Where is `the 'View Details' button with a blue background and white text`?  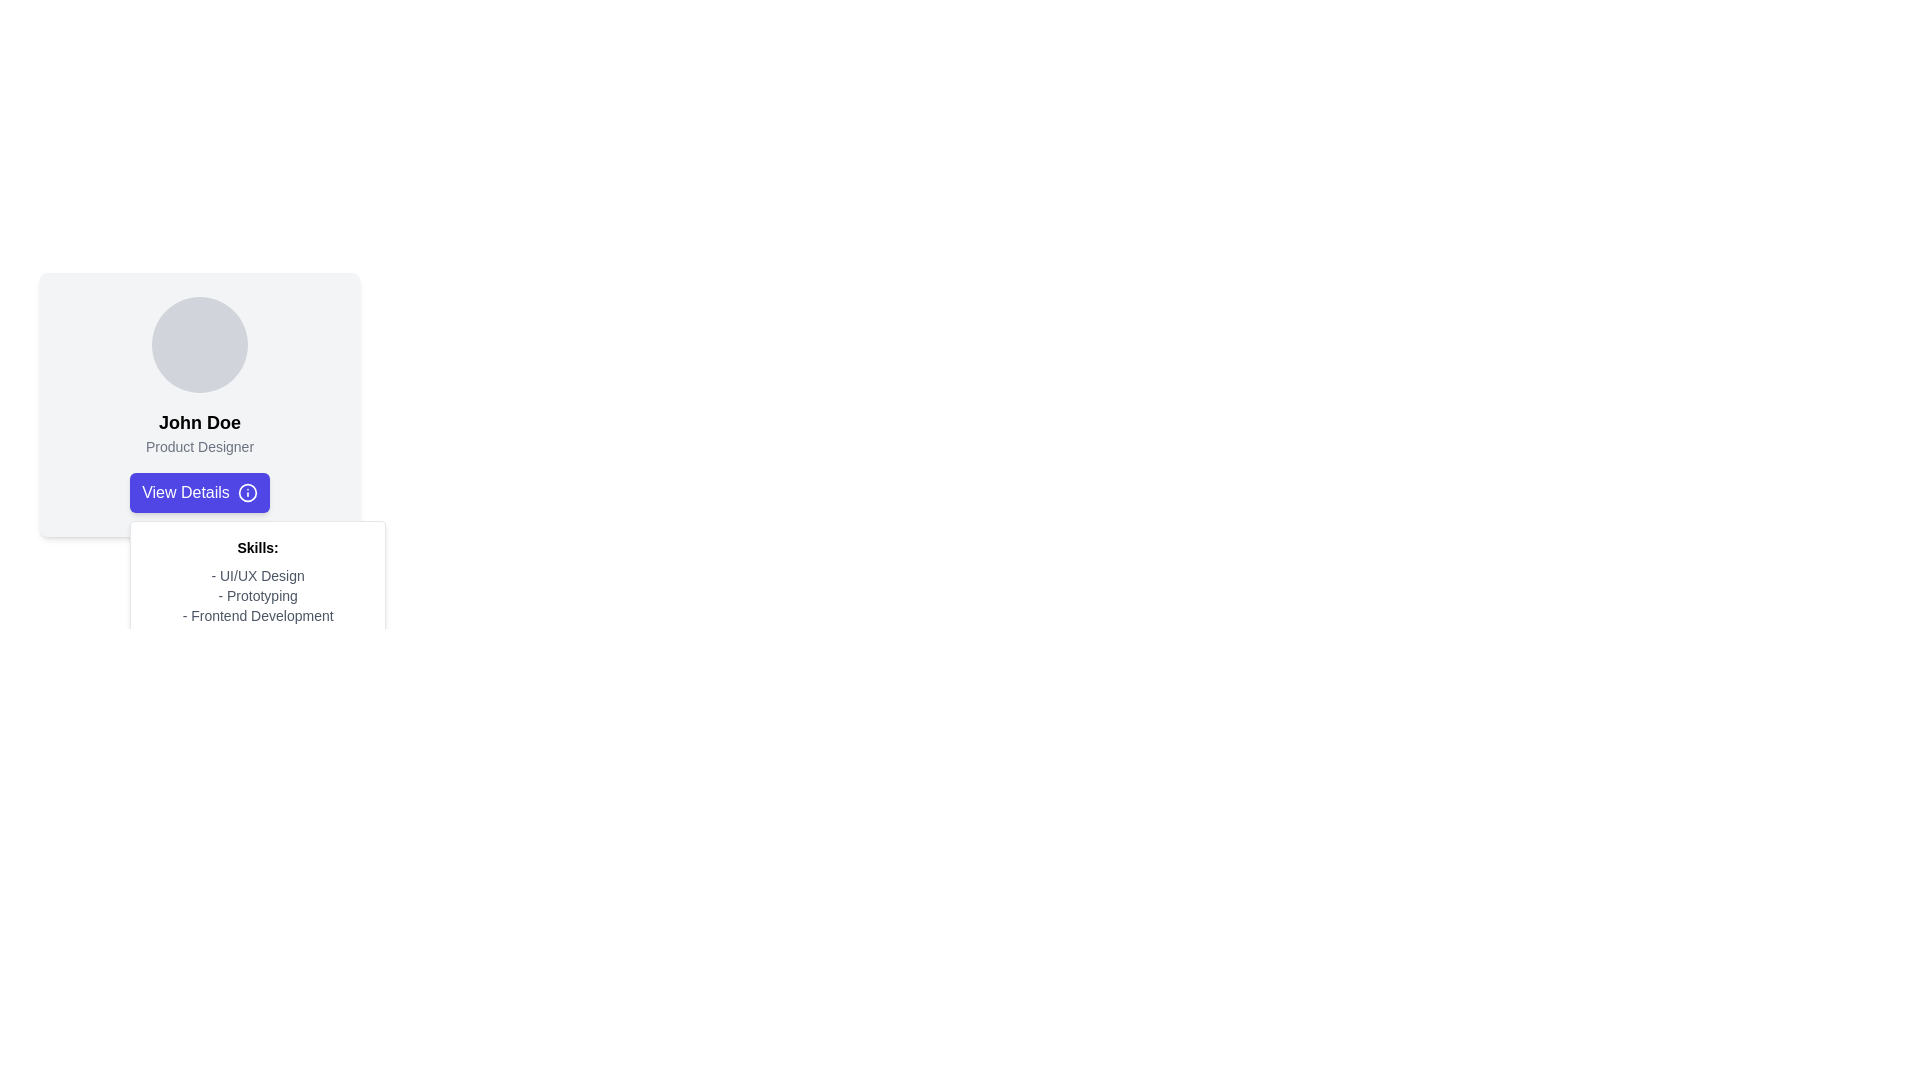 the 'View Details' button with a blue background and white text is located at coordinates (200, 493).